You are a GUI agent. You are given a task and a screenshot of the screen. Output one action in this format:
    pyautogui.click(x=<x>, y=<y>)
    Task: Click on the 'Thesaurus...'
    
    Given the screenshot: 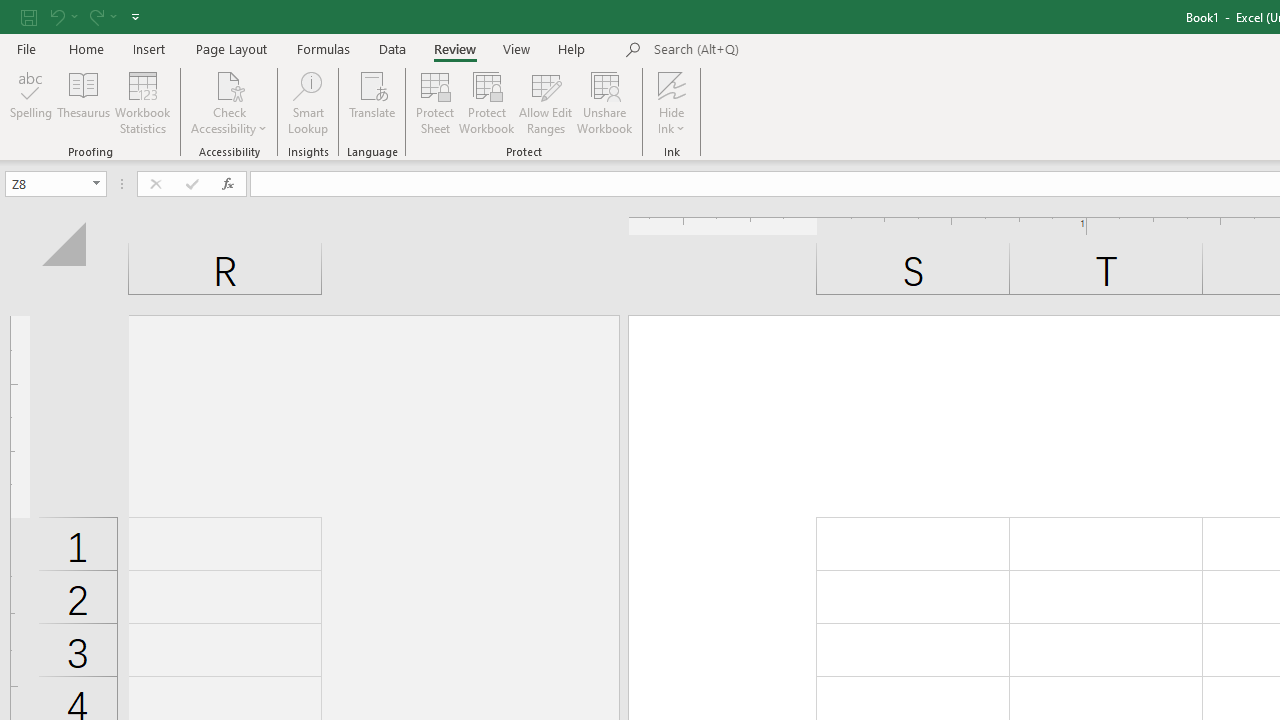 What is the action you would take?
    pyautogui.click(x=82, y=103)
    